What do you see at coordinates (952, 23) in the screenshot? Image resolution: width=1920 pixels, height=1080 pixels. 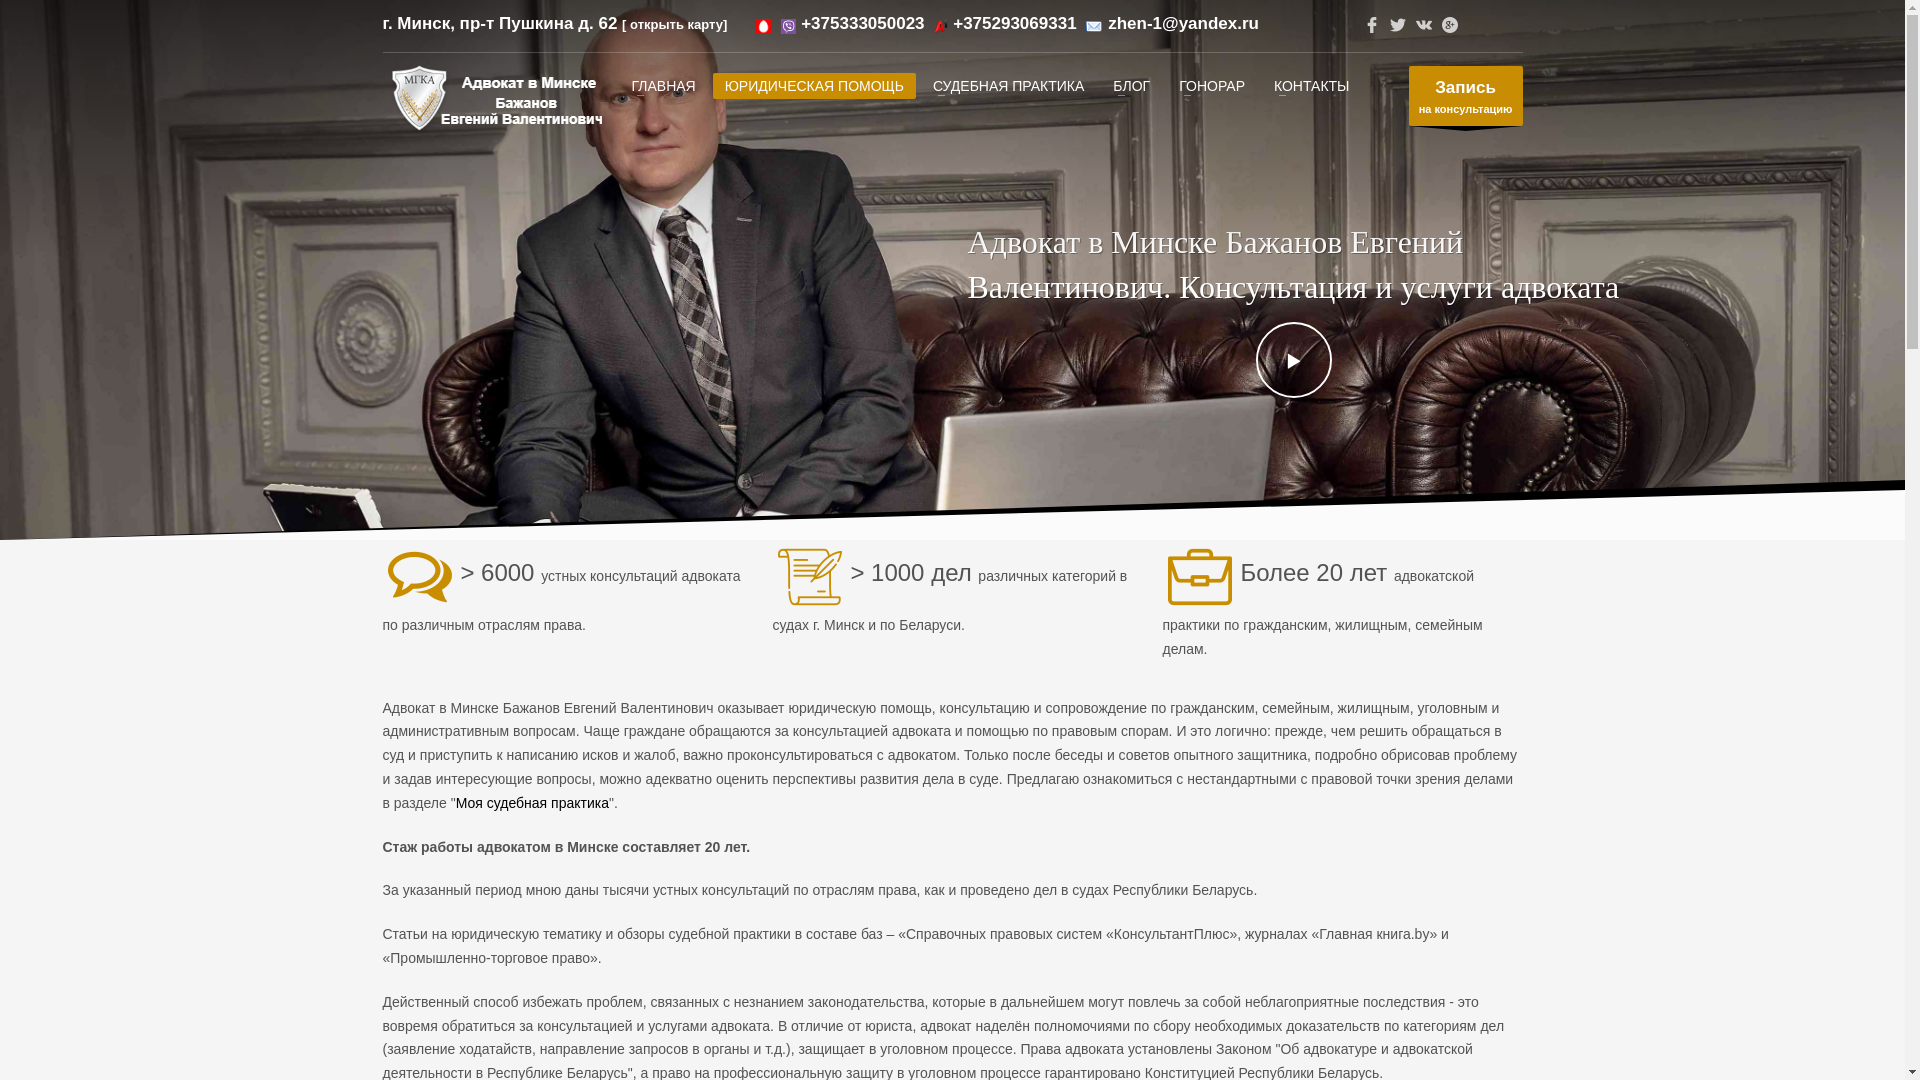 I see `'+375293069331'` at bounding box center [952, 23].